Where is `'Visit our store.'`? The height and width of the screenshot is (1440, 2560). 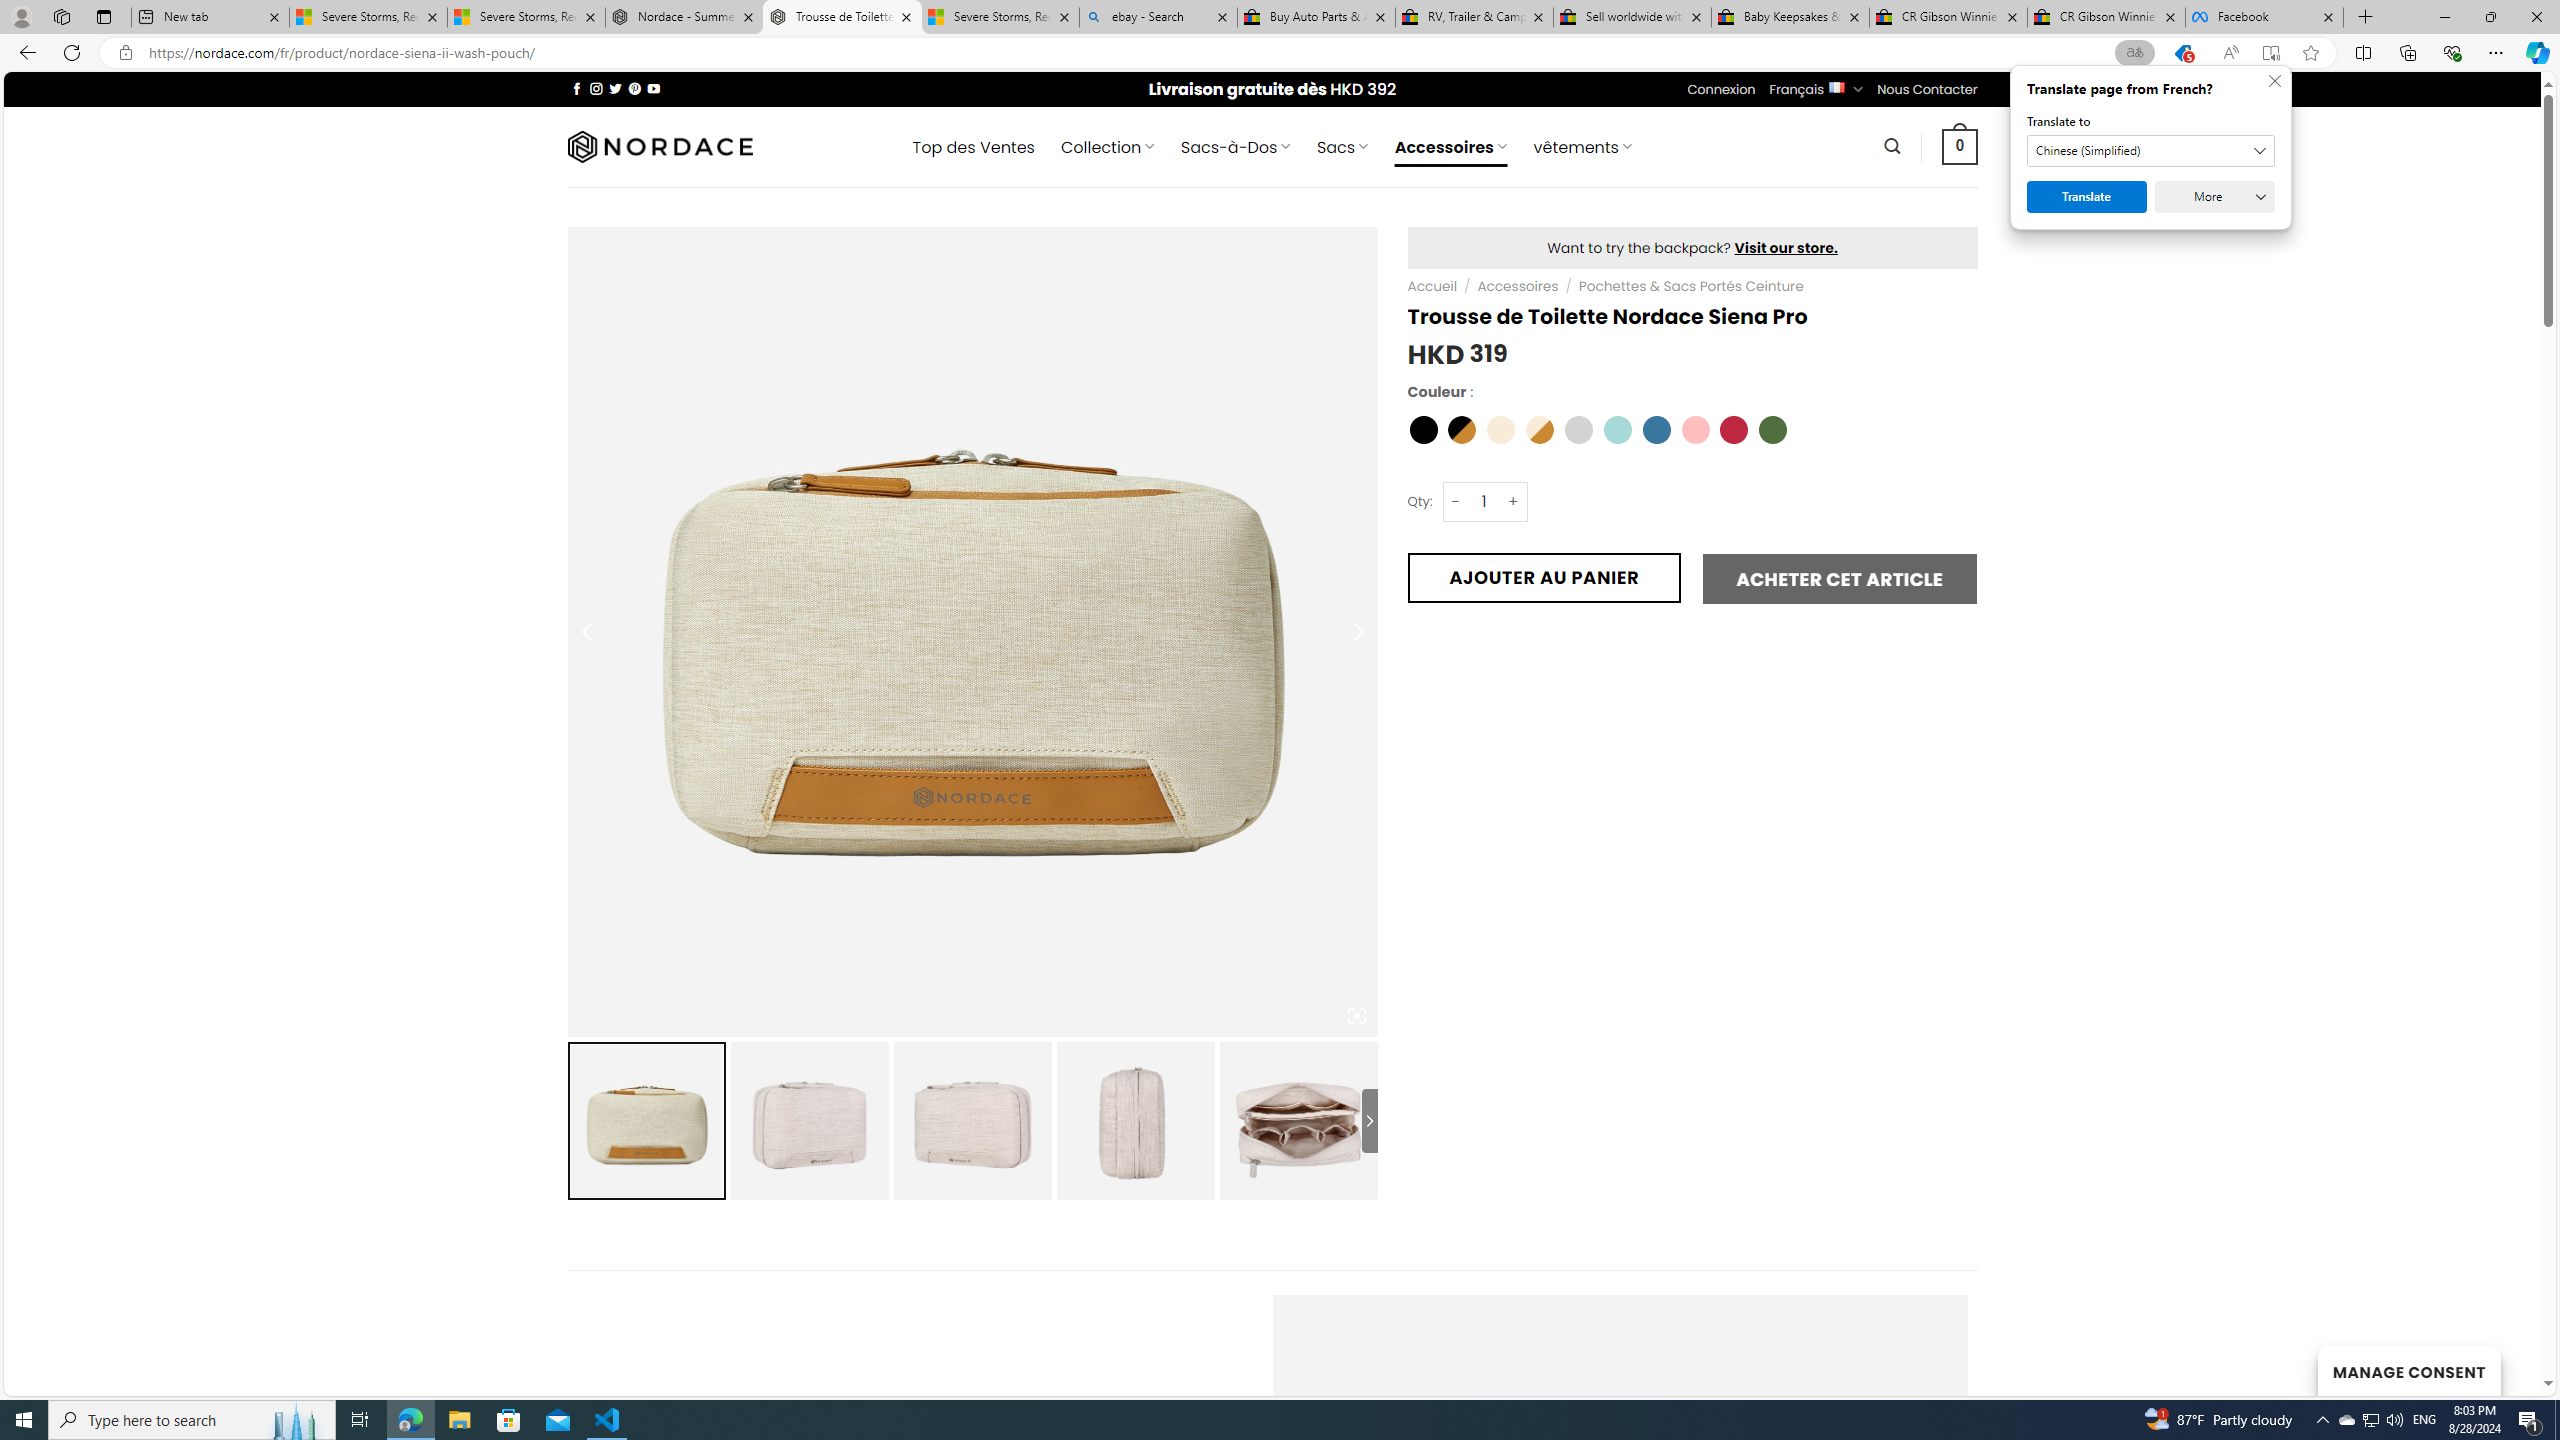
'Visit our store.' is located at coordinates (1785, 246).